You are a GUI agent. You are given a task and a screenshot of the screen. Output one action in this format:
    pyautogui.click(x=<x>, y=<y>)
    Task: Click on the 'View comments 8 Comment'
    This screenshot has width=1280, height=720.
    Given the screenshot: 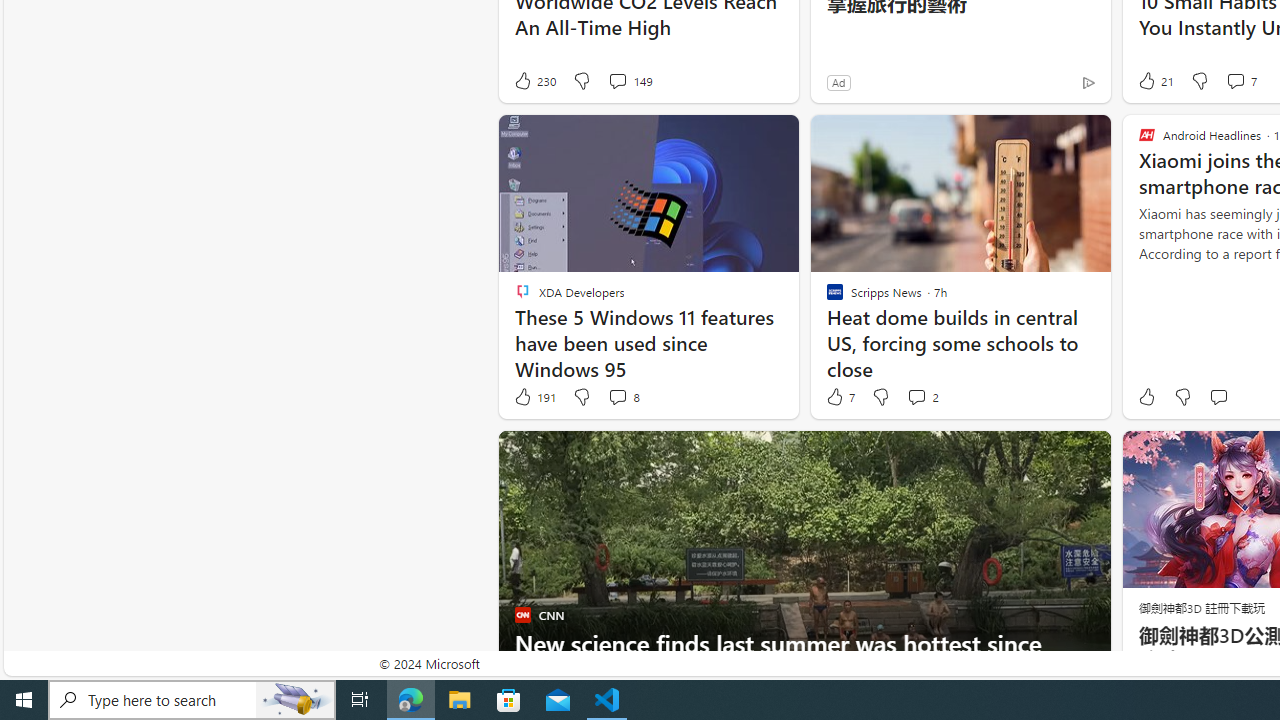 What is the action you would take?
    pyautogui.click(x=622, y=397)
    